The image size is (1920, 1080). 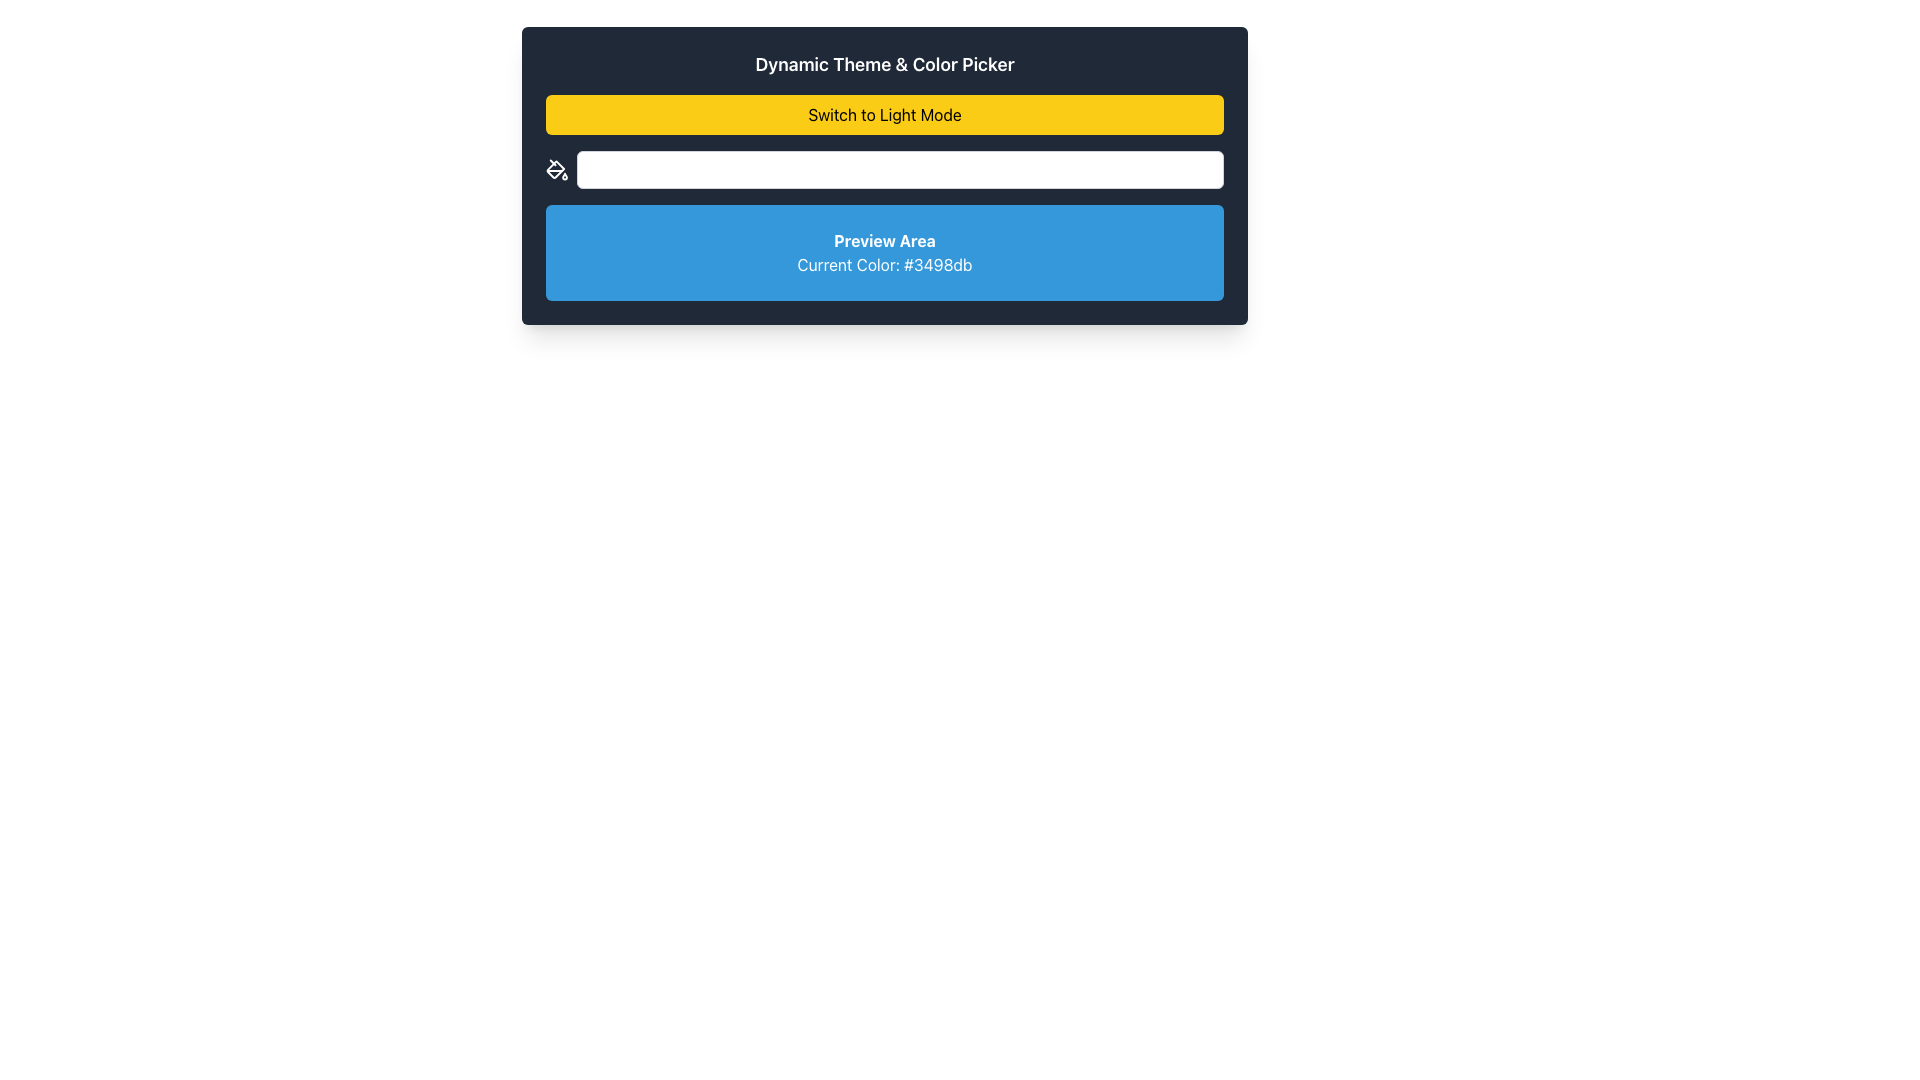 I want to click on the 'Switch to Light Mode' button, which is a rectangular button with rounded corners, yellow background, and black text, to switch the theme, so click(x=883, y=115).